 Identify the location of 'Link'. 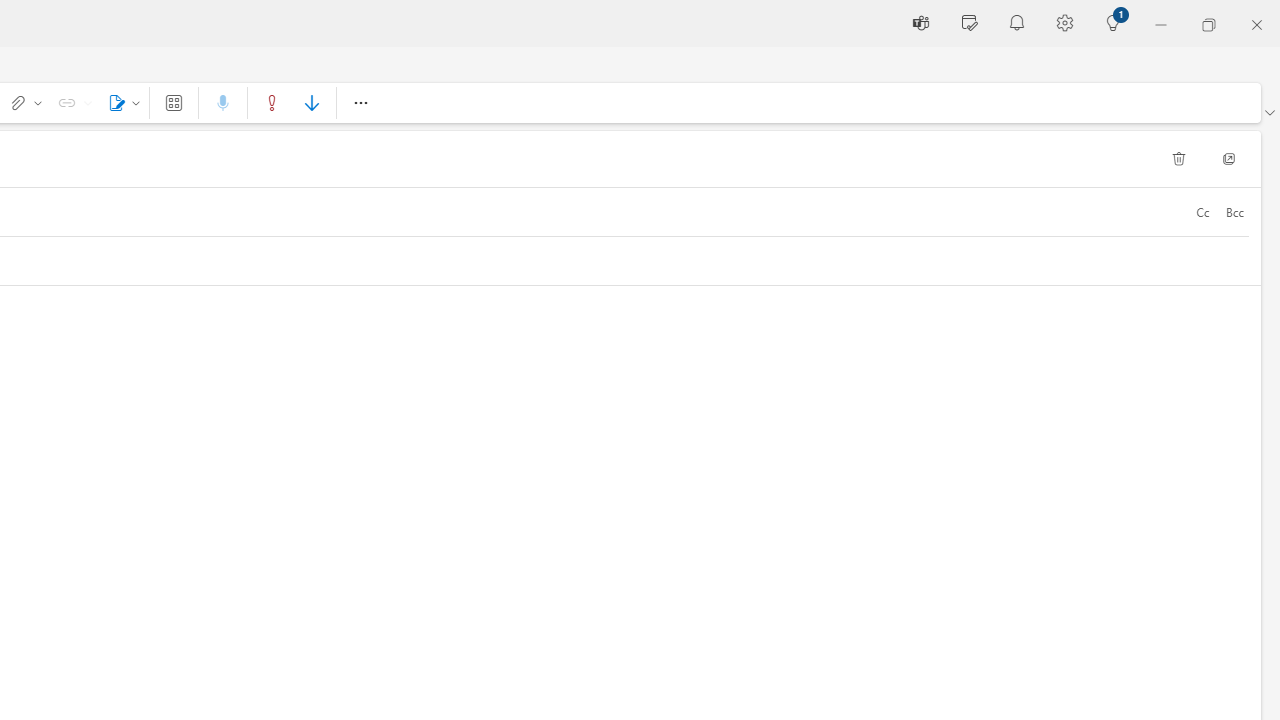
(71, 102).